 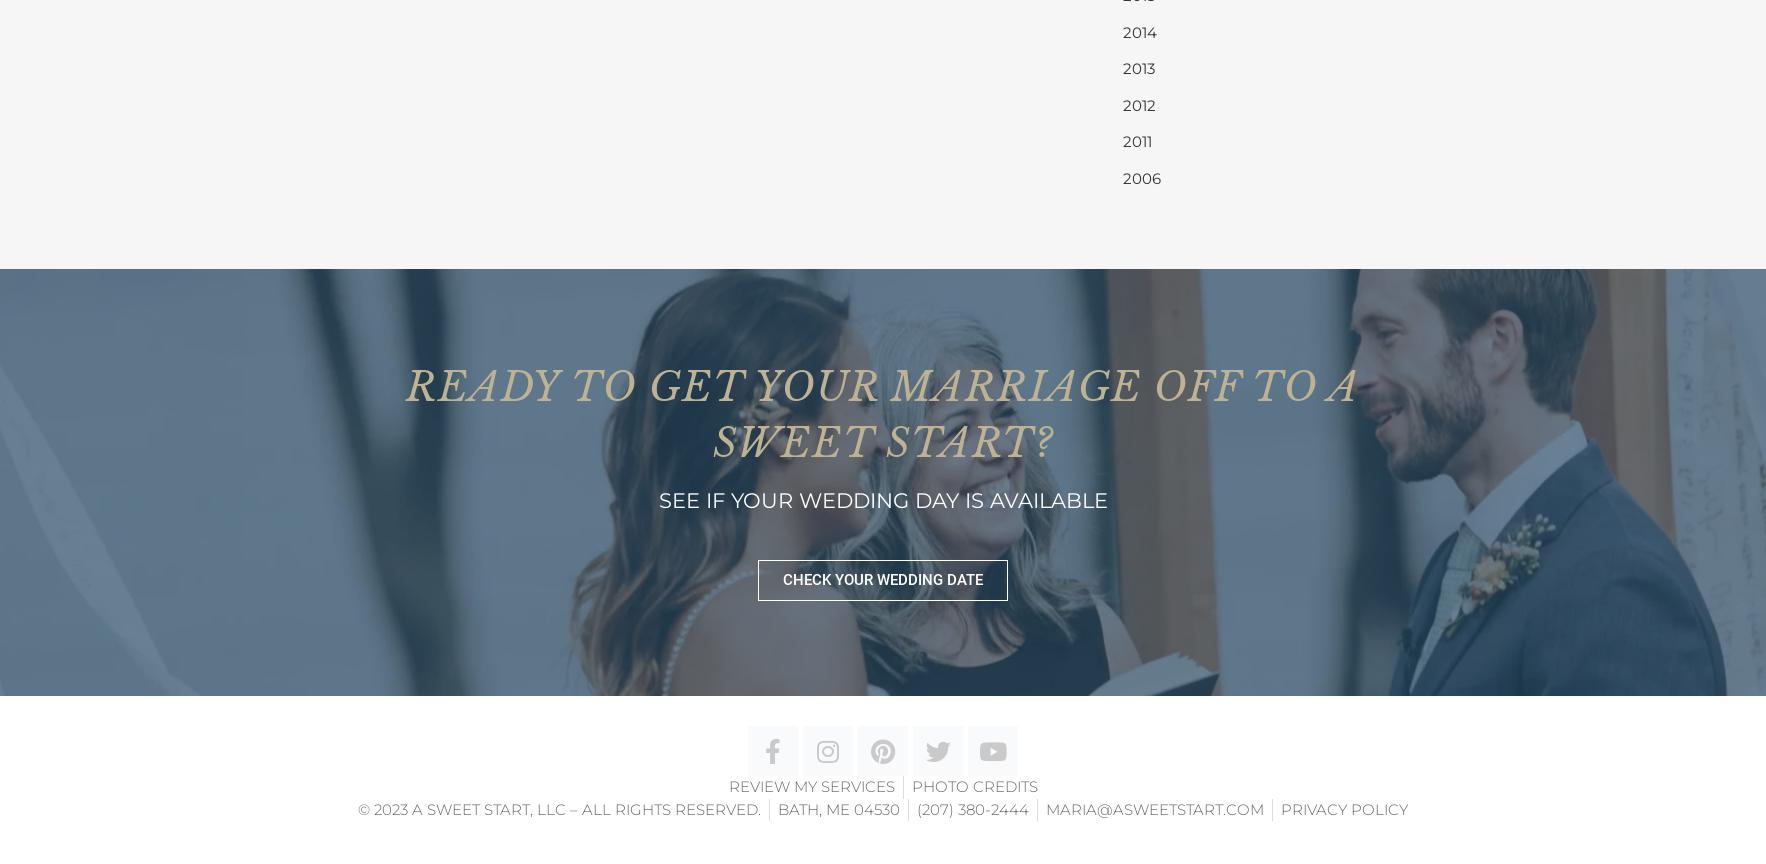 What do you see at coordinates (1344, 807) in the screenshot?
I see `'privacy policy'` at bounding box center [1344, 807].